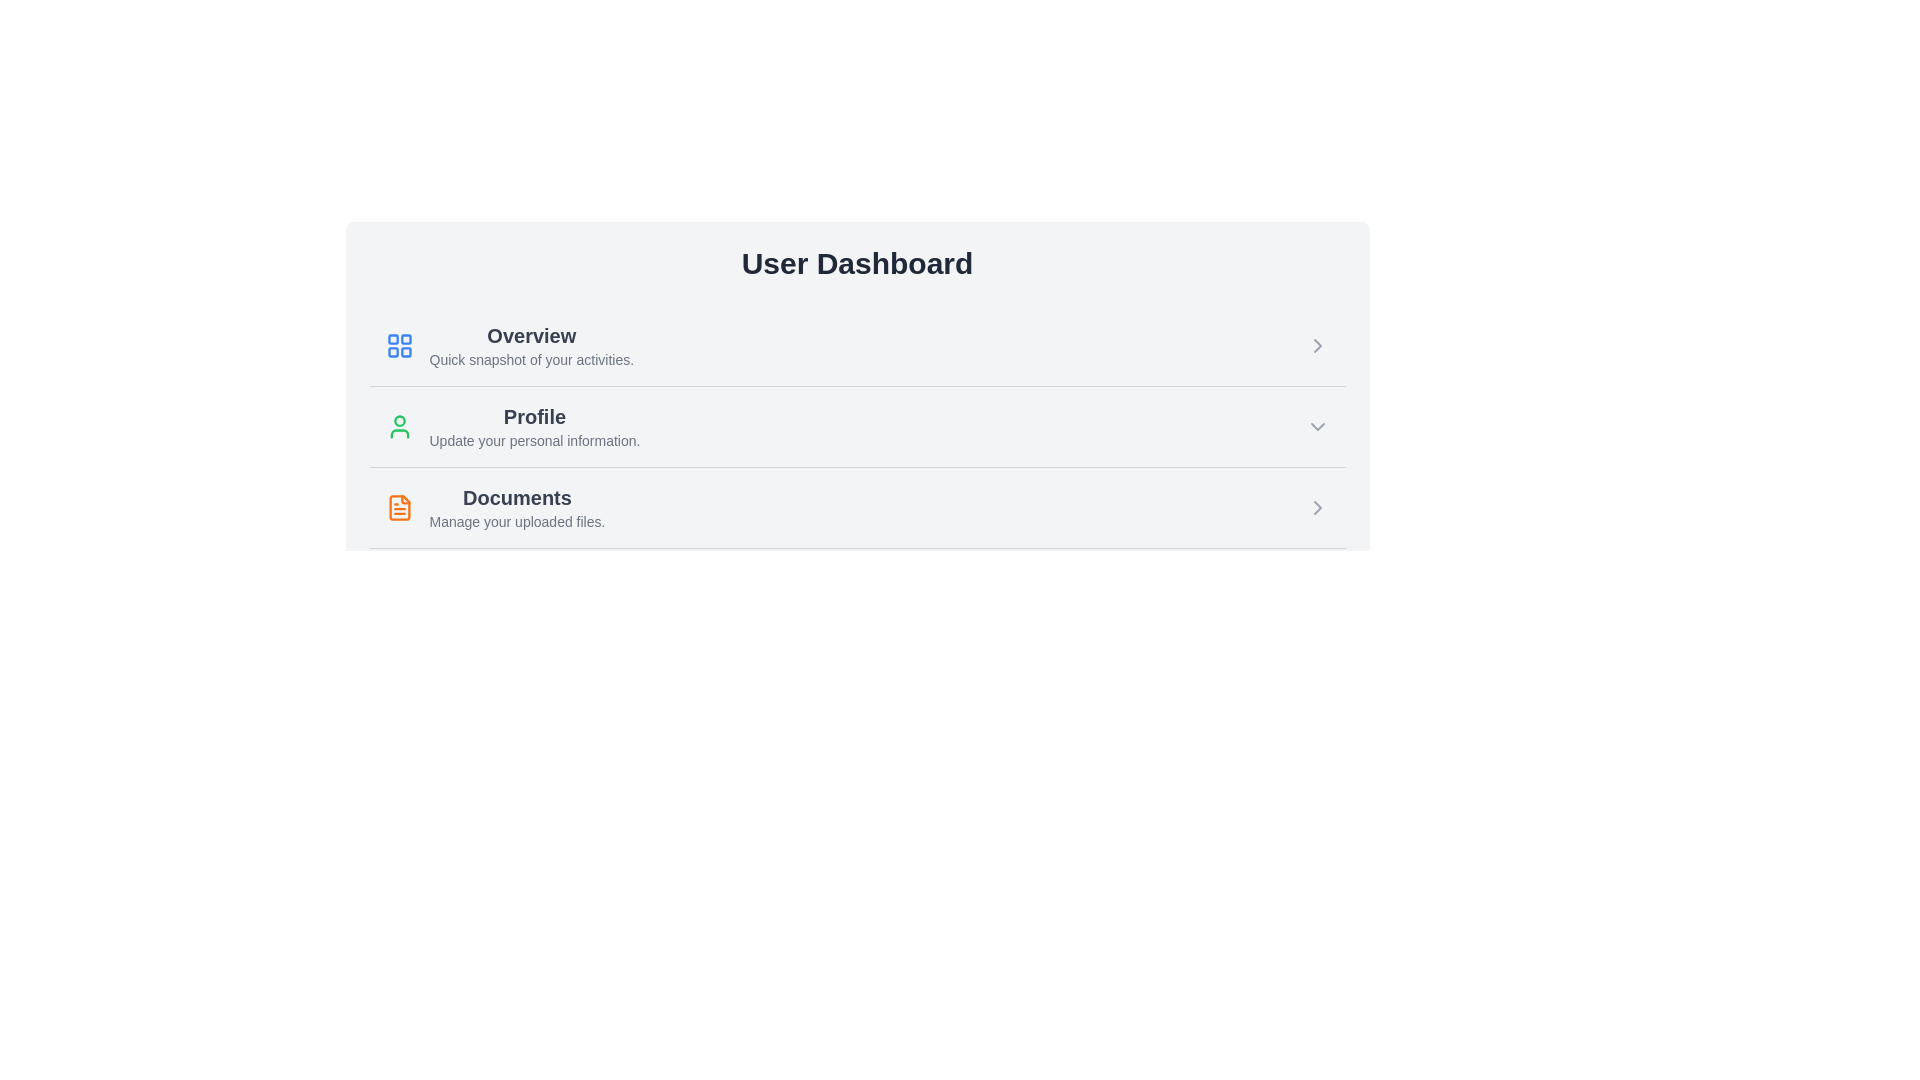 The height and width of the screenshot is (1080, 1920). I want to click on the green circular icon representing the user's profile picture located in the profile section of the user dashboard, so click(399, 420).